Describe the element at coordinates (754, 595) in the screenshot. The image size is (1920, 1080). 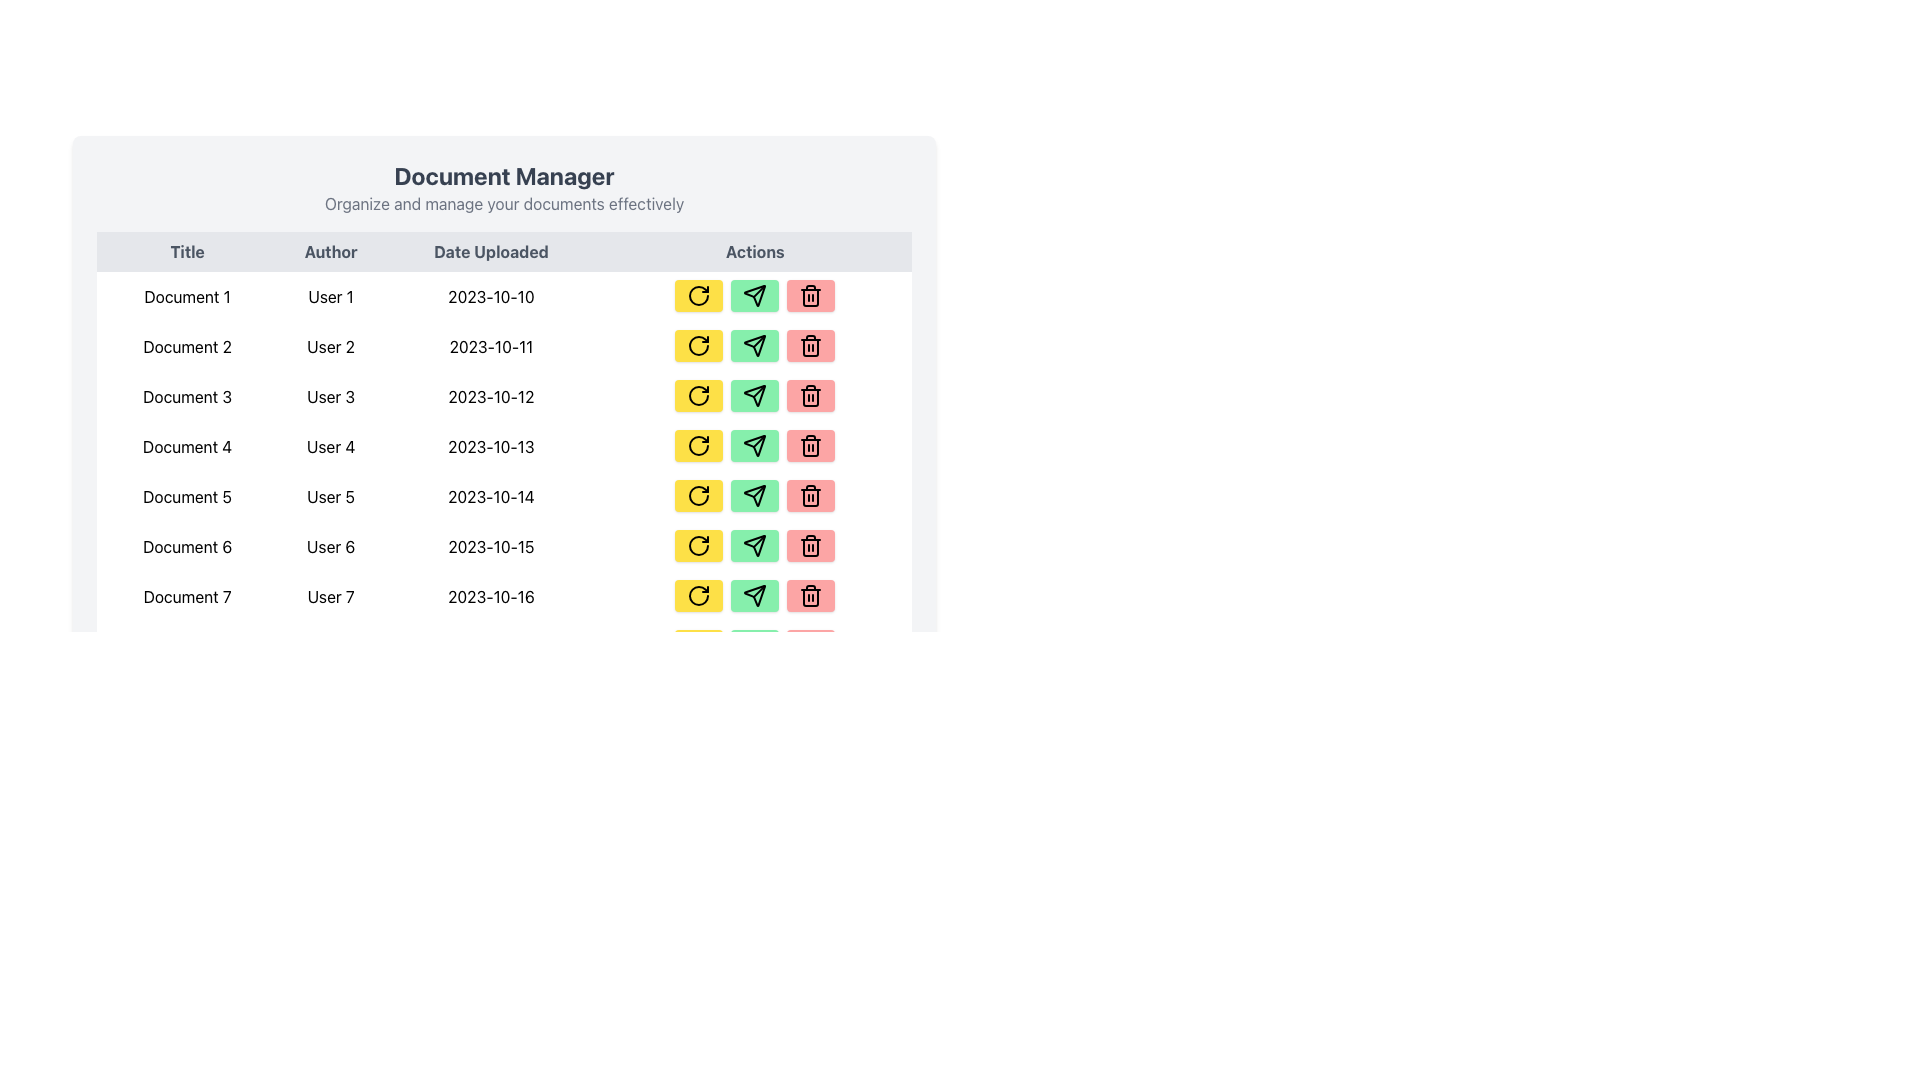
I see `the paper plane icon in the 'Actions' column of the last row in the Document Manager table to initiate the send action` at that location.